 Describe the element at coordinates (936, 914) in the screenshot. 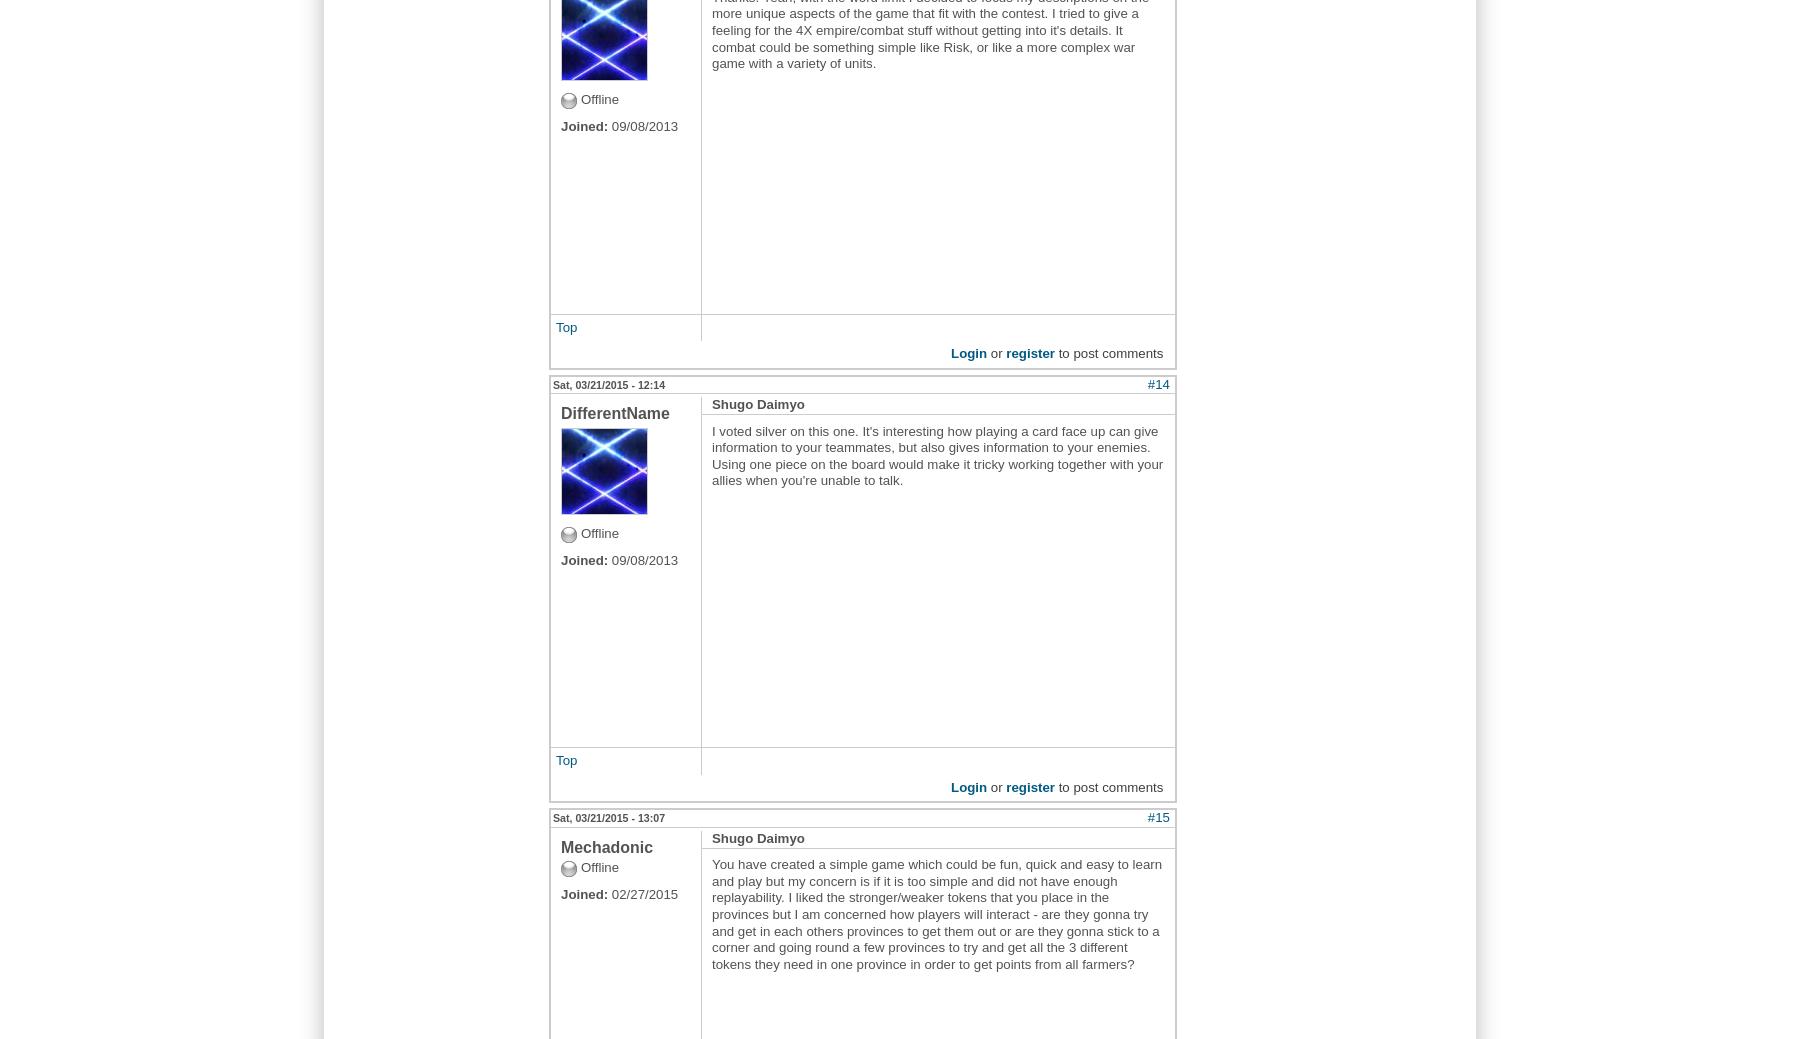

I see `'You have created a simple game which could be fun, quick and easy to learn and play but my concern is if it is too simple and did not have enough replayability. I liked the stronger/weaker tokens that you place in the provinces but I am concerned how players will interact - are they gonna try and get in each others provinces to get them out or are they gonna stick to a corner and going round a few provinces to try and get all the 3 different tokens they need in one province in order to get points from all farmers?'` at that location.